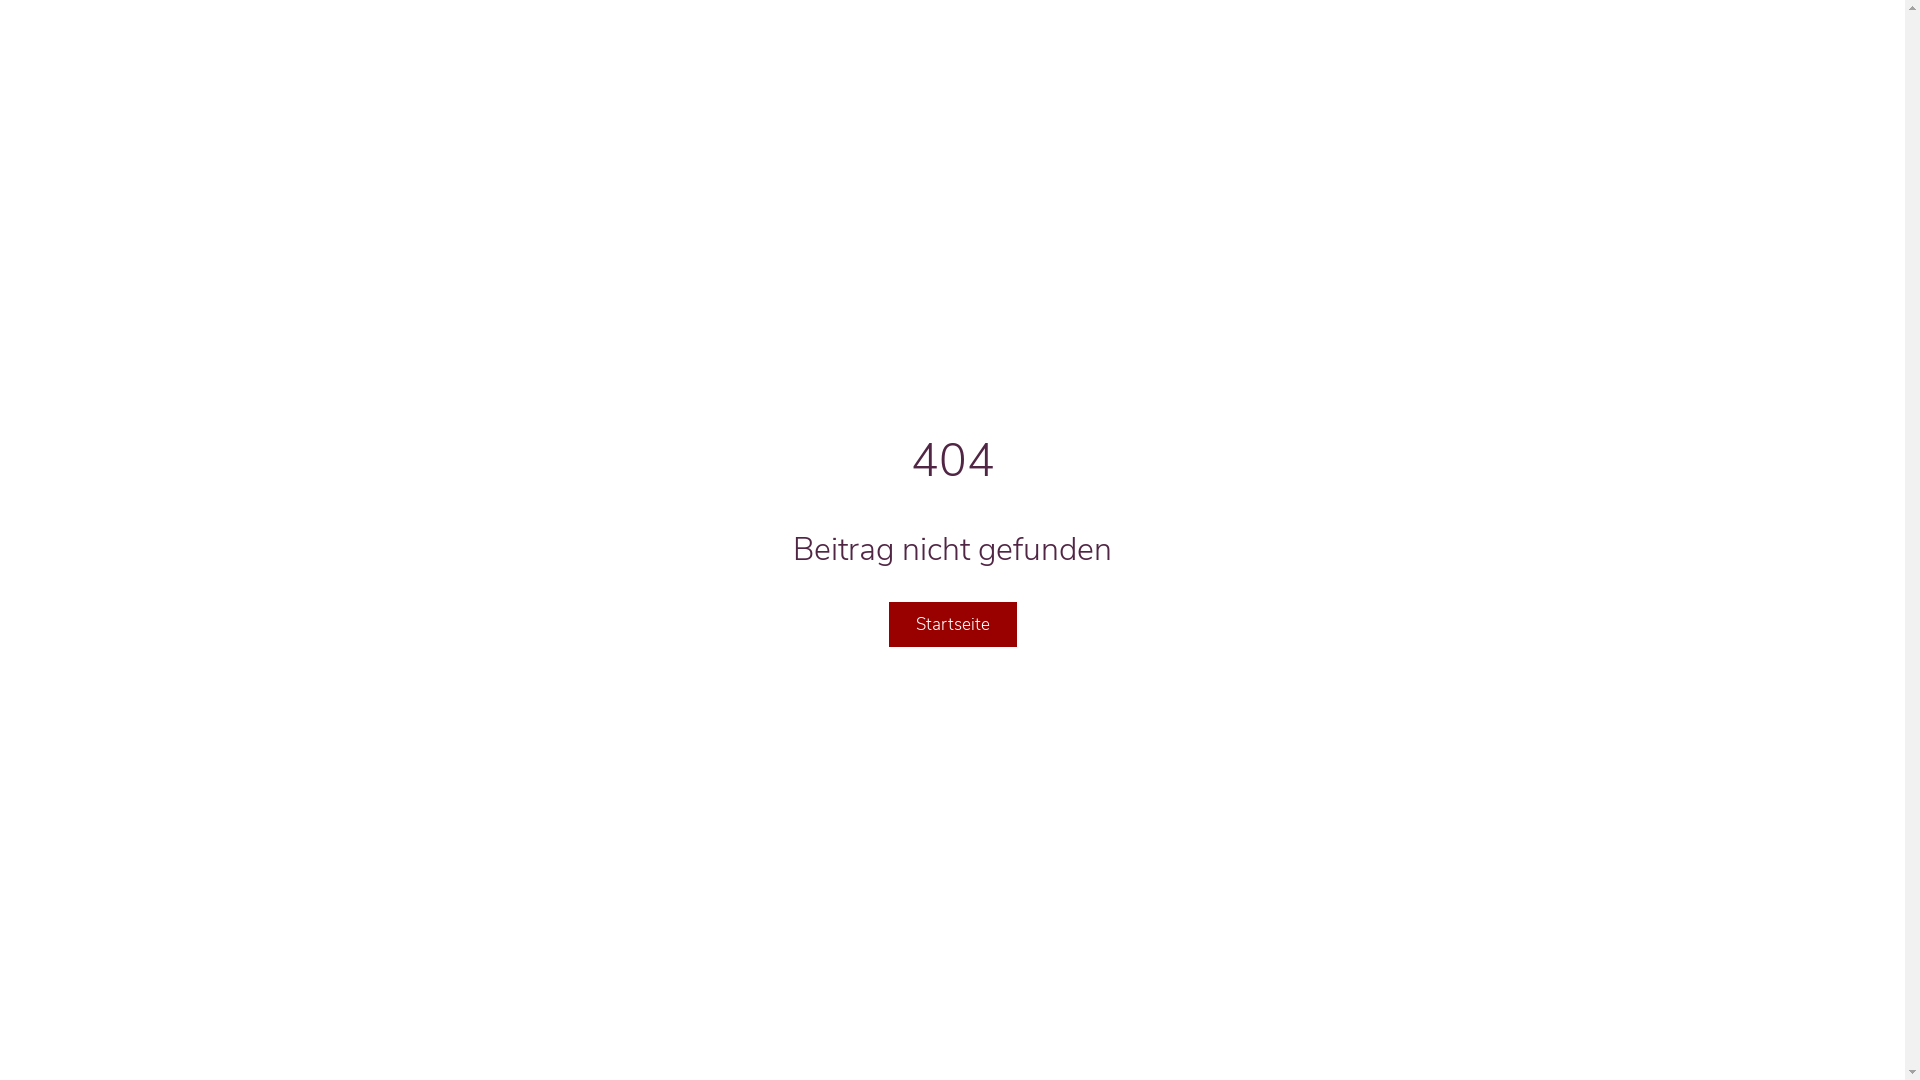  I want to click on 'Startseite', so click(950, 623).